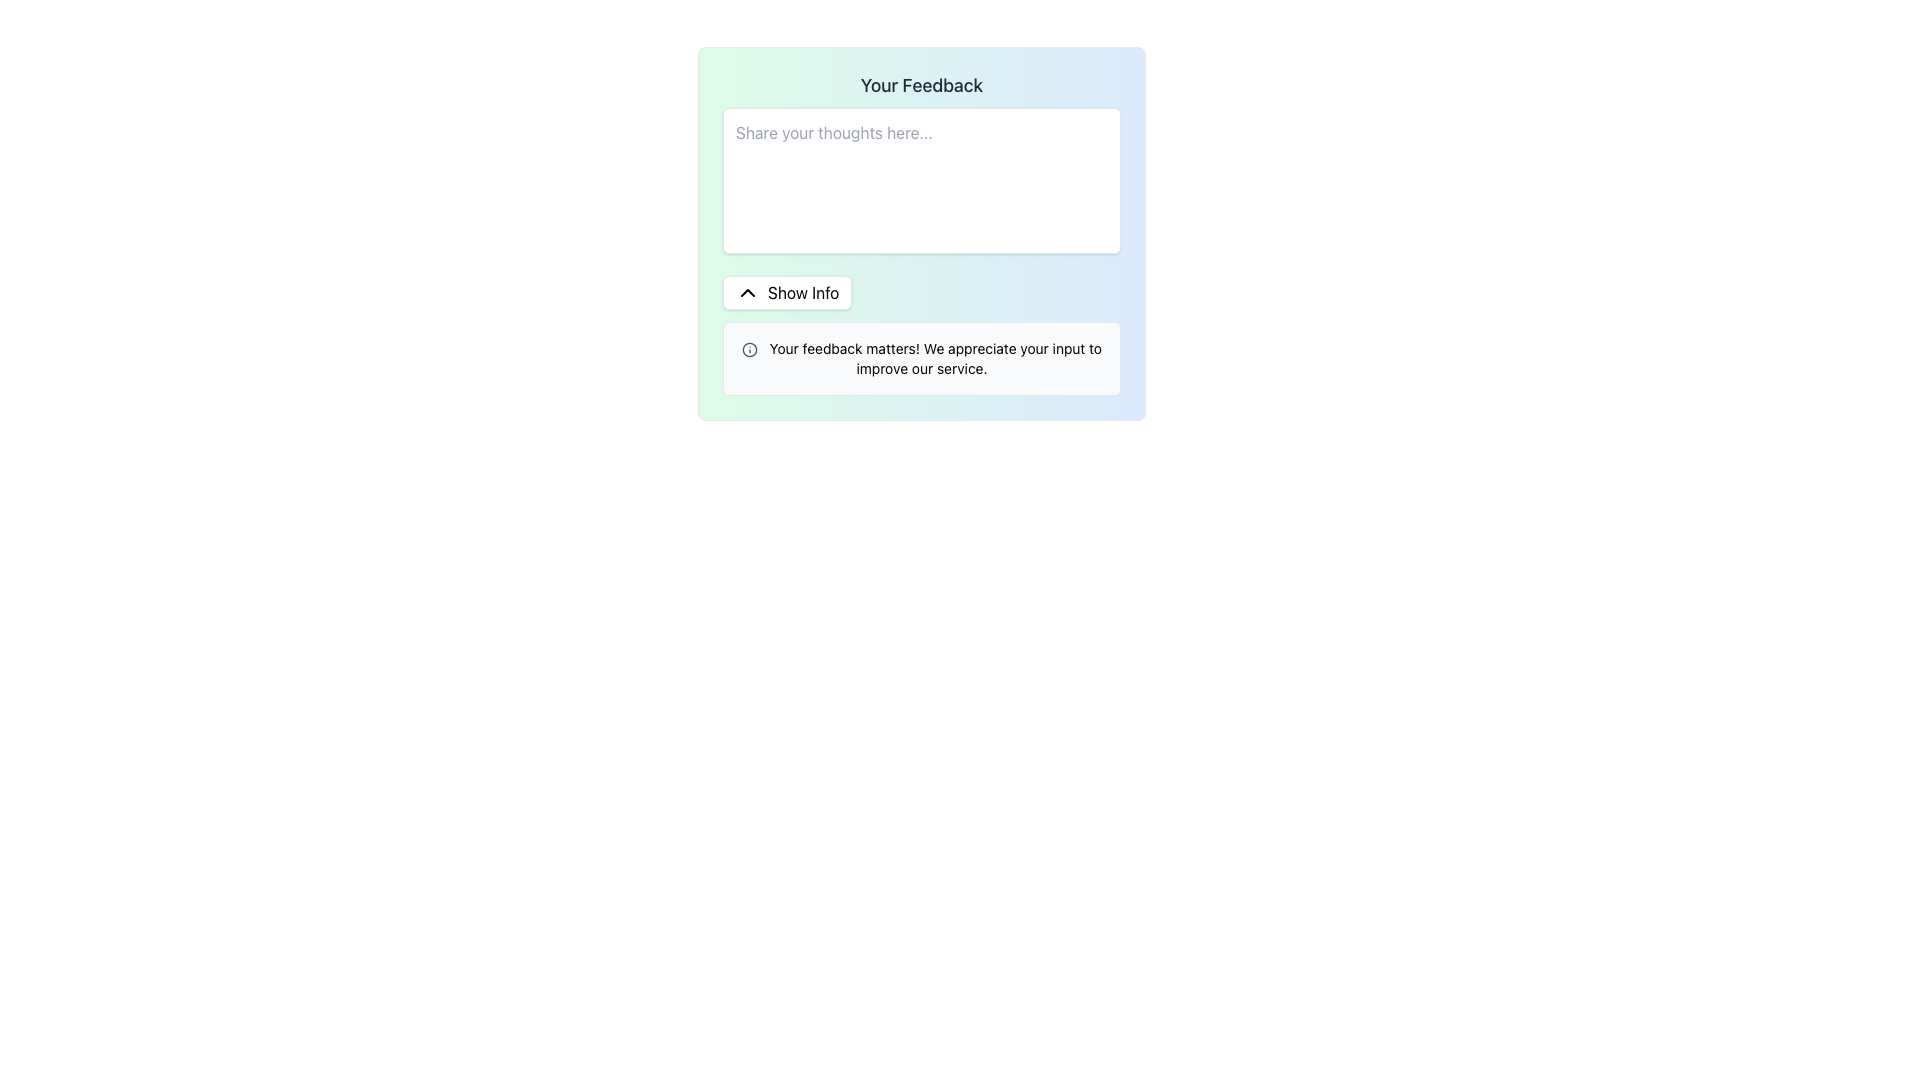 The height and width of the screenshot is (1080, 1920). Describe the element at coordinates (748, 349) in the screenshot. I see `the Circle graphic located in the upper-right region of the feedback form interface, adjacent to the text block` at that location.